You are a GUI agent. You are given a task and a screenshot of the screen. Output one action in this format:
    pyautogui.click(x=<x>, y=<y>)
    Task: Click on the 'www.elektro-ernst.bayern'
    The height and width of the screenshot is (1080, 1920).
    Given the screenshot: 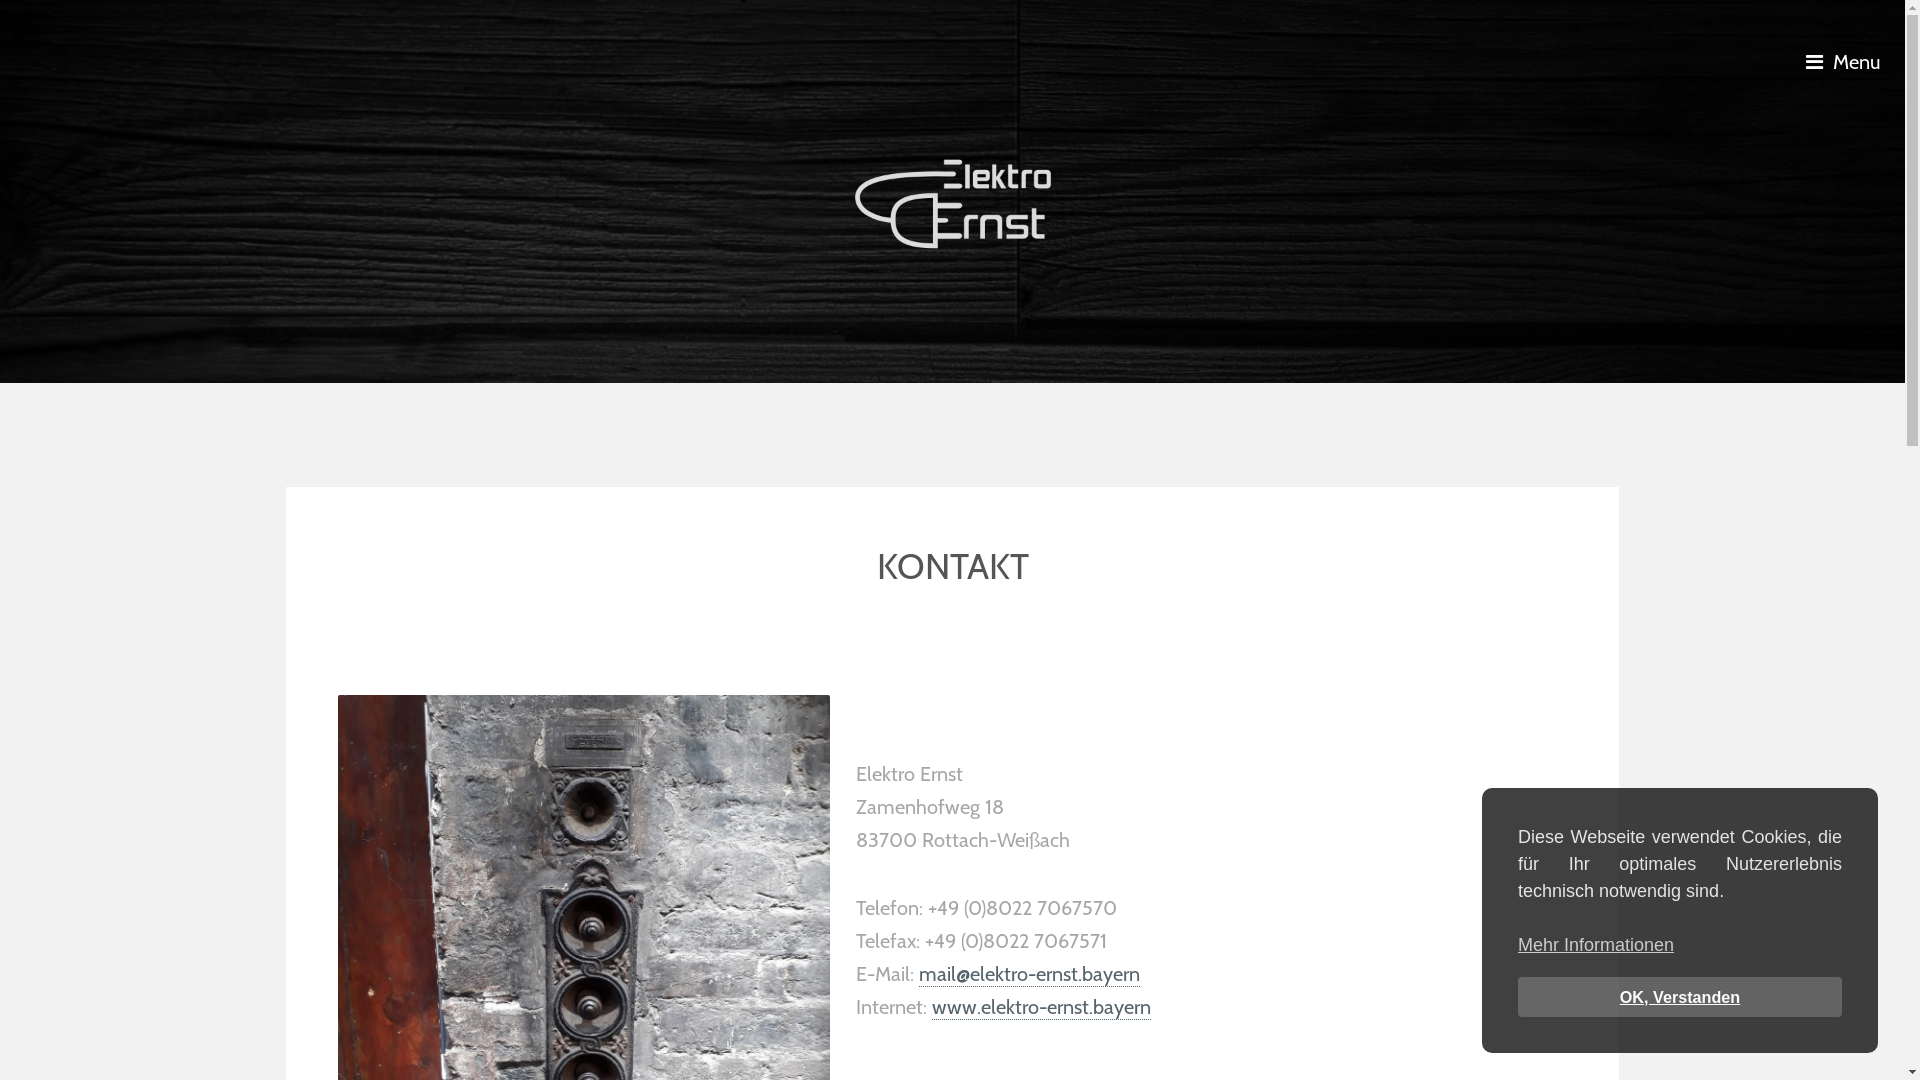 What is the action you would take?
    pyautogui.click(x=1040, y=1007)
    